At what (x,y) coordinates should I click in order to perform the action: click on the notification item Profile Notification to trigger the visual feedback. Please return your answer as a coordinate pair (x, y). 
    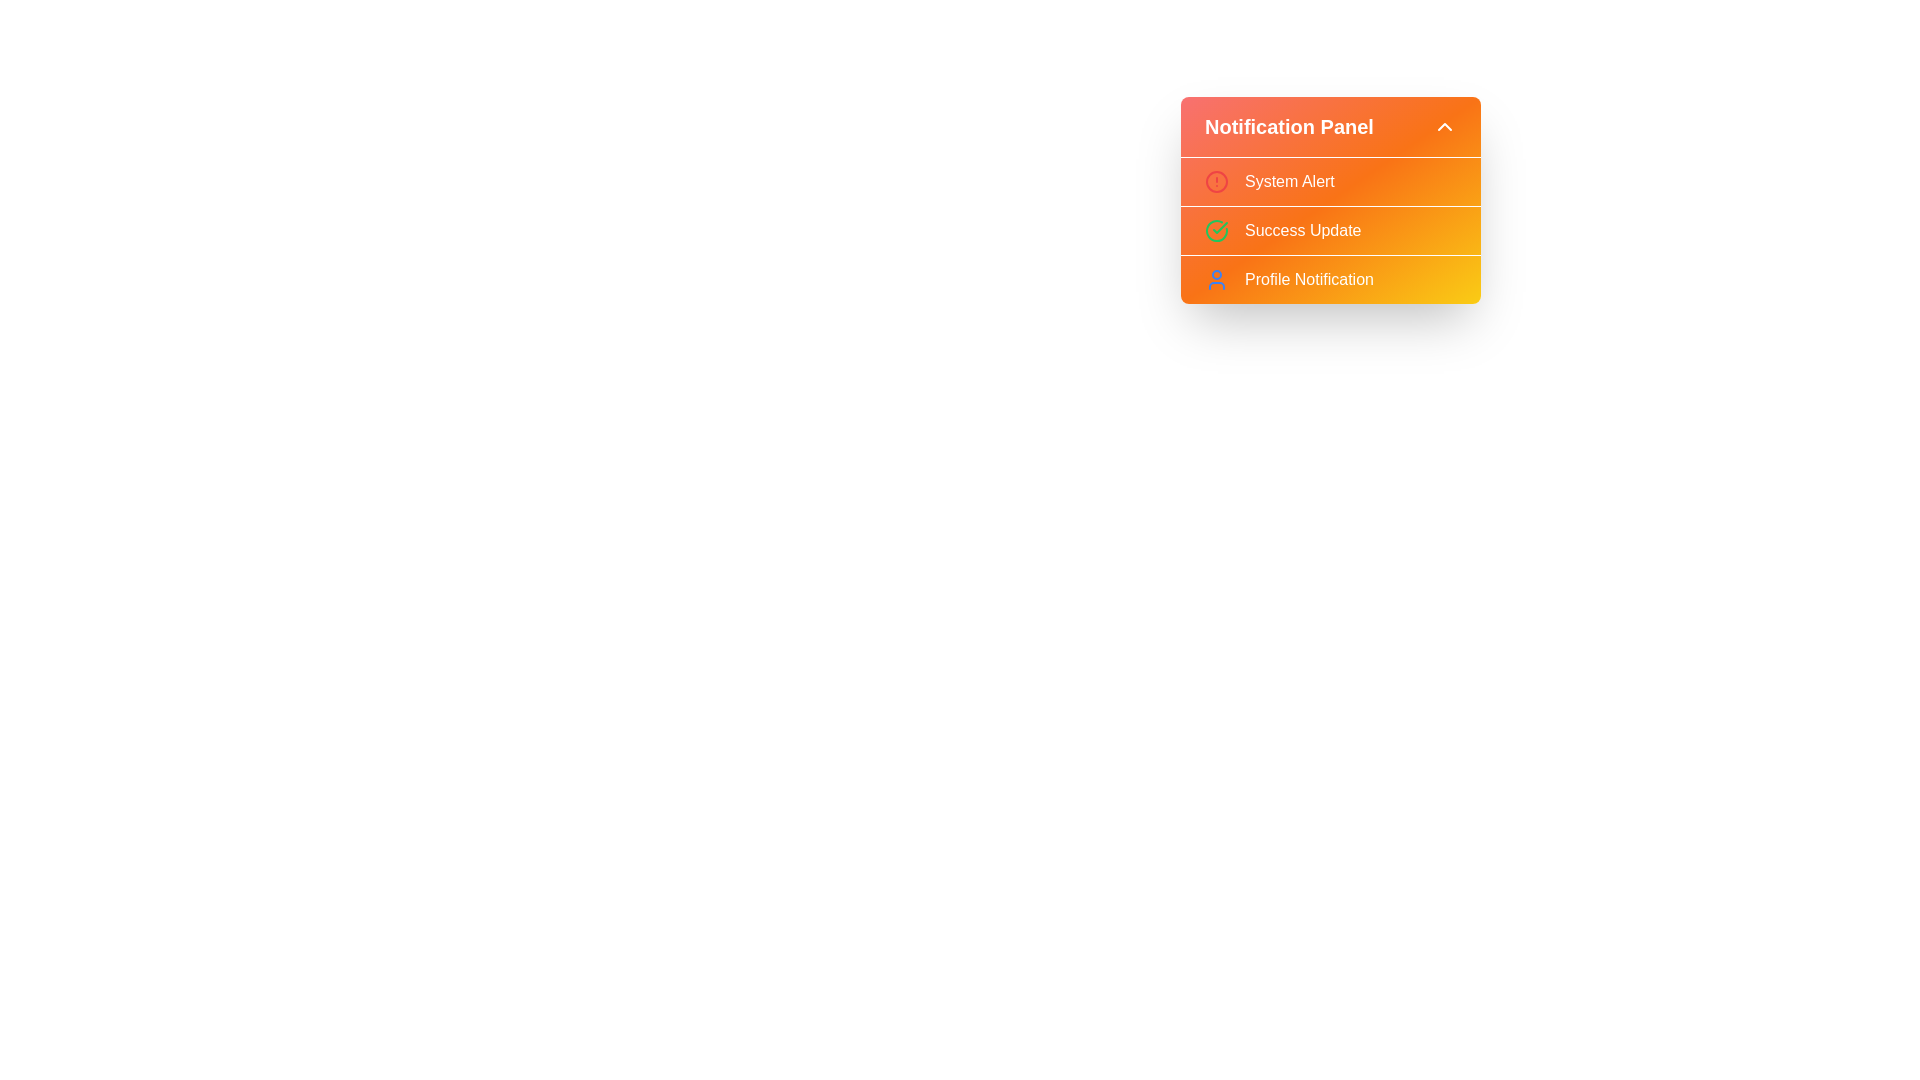
    Looking at the image, I should click on (1330, 280).